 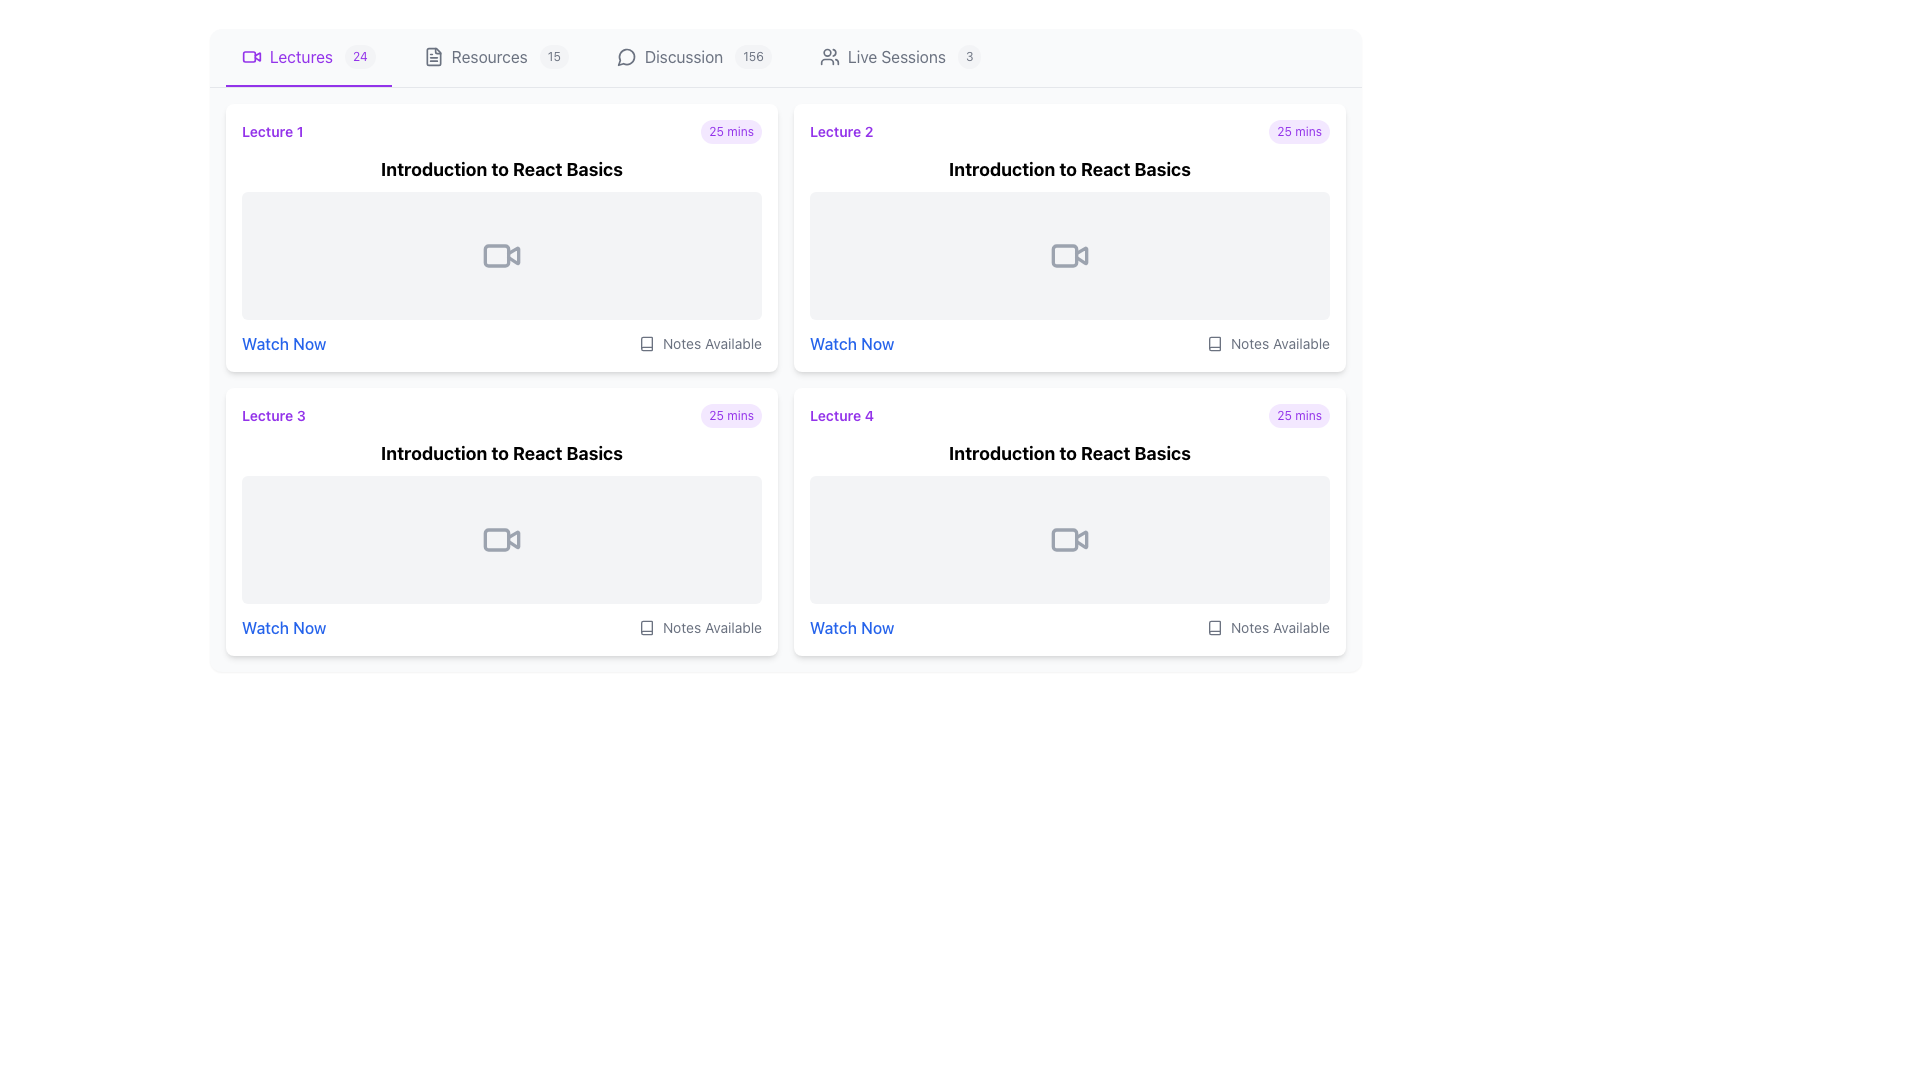 I want to click on the minimalistic open book icon with a bookmark shape located in the bottom-left quadrant, representing a book-related feature, so click(x=647, y=627).